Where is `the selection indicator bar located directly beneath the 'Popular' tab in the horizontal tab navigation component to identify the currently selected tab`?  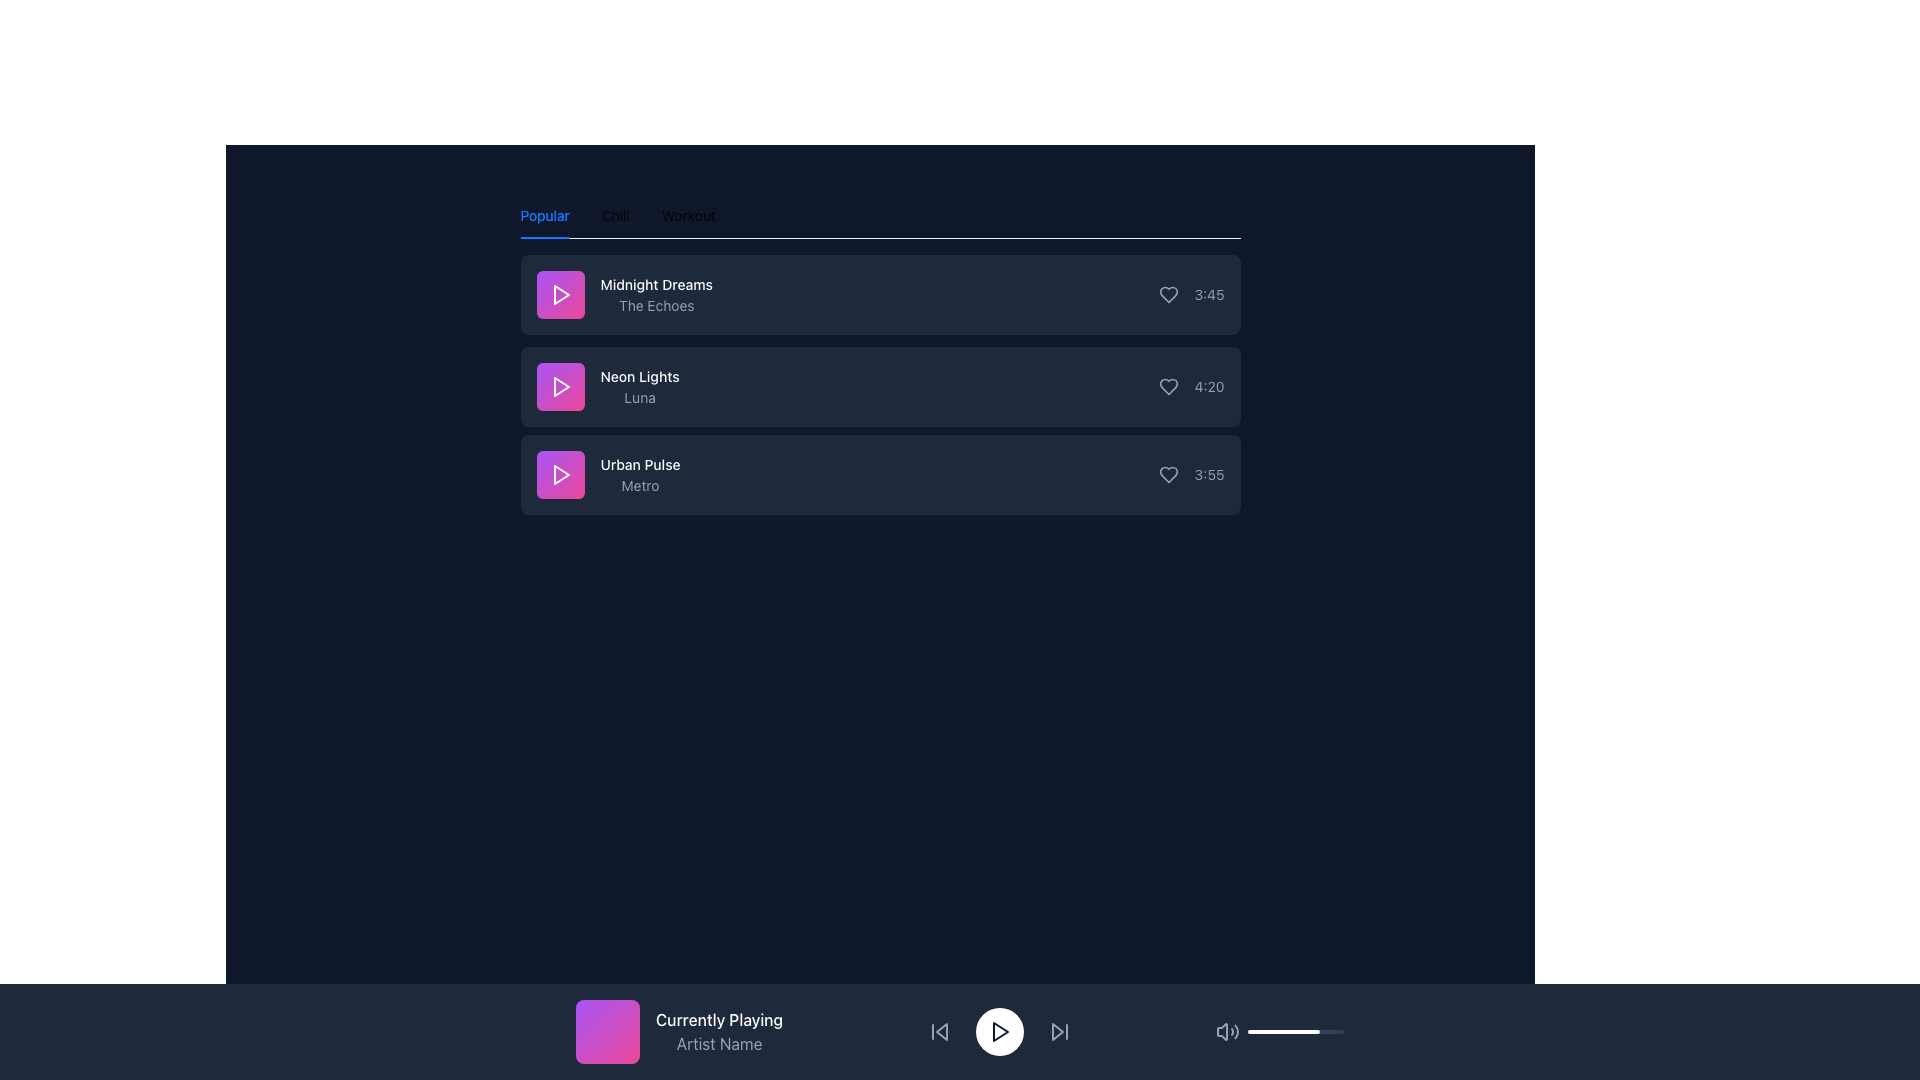 the selection indicator bar located directly beneath the 'Popular' tab in the horizontal tab navigation component to identify the currently selected tab is located at coordinates (545, 237).